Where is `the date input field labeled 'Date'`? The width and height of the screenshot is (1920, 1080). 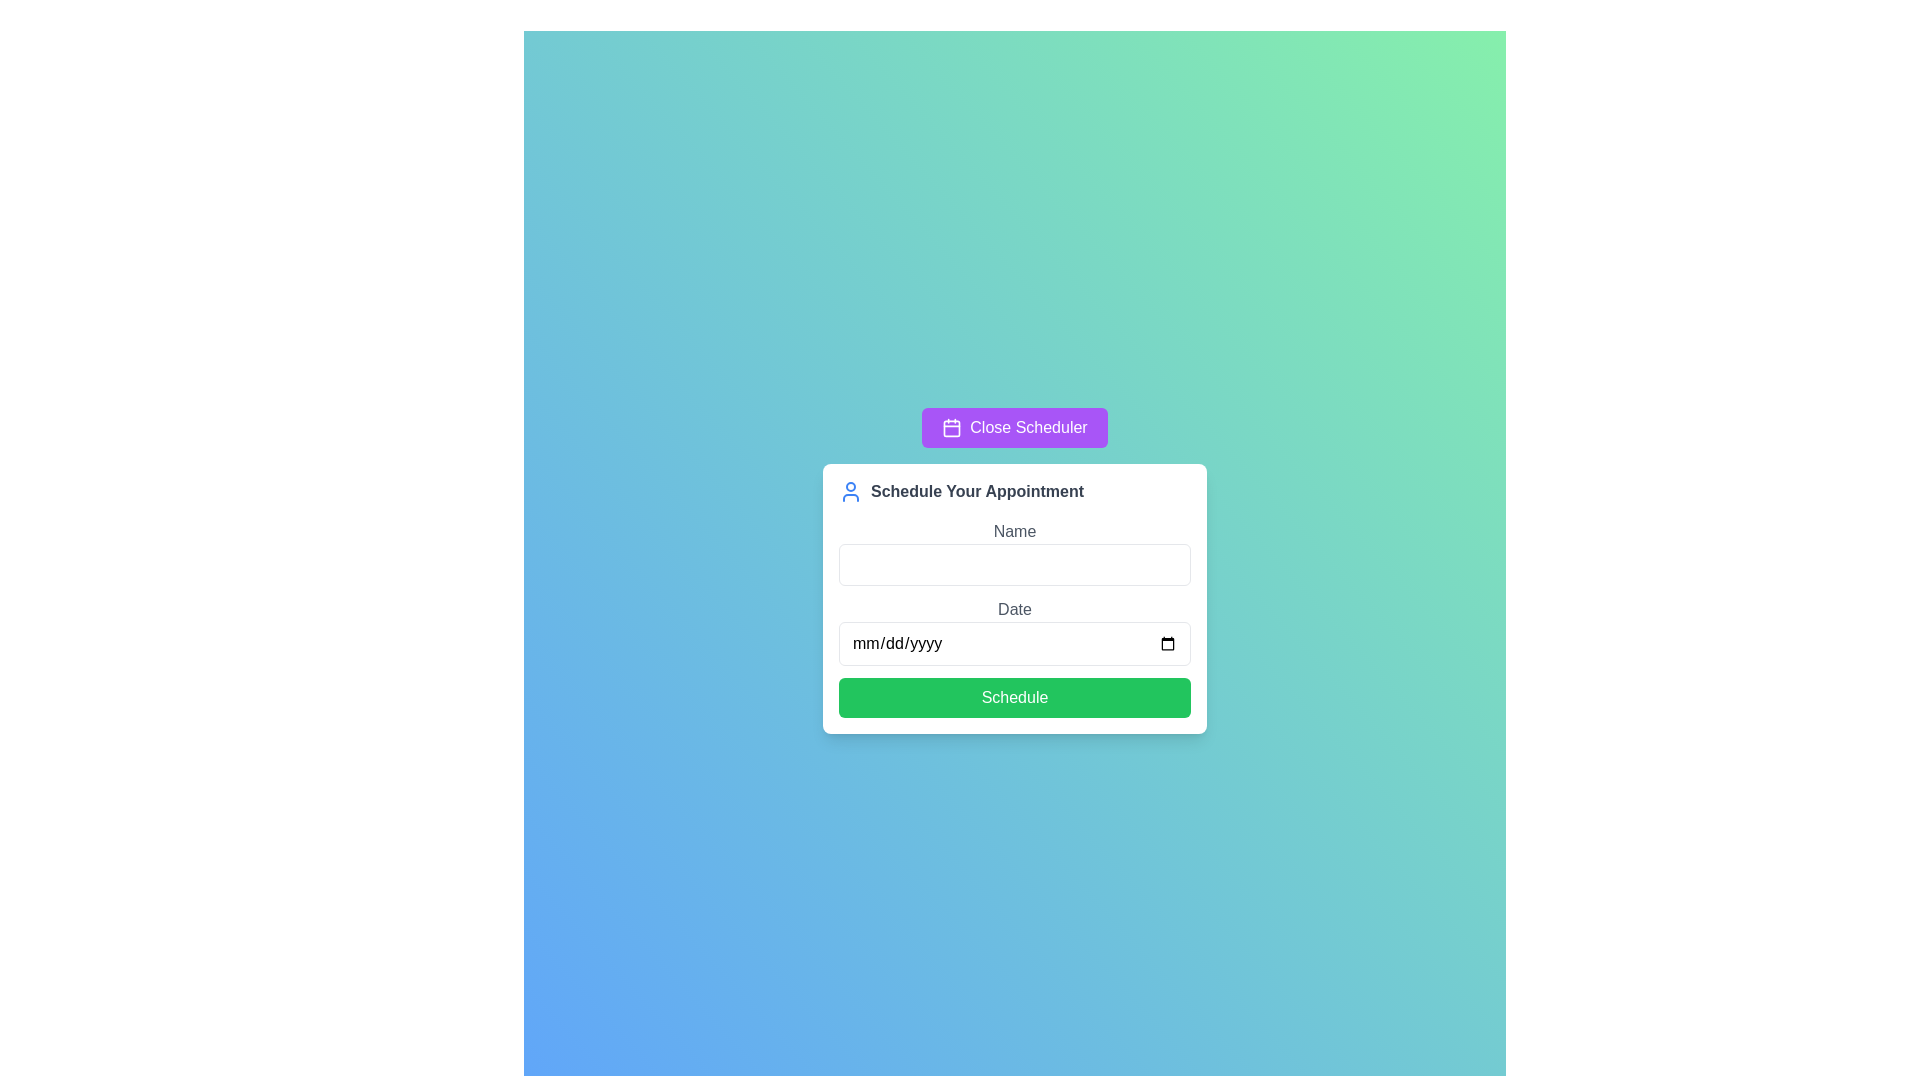 the date input field labeled 'Date' is located at coordinates (1014, 632).